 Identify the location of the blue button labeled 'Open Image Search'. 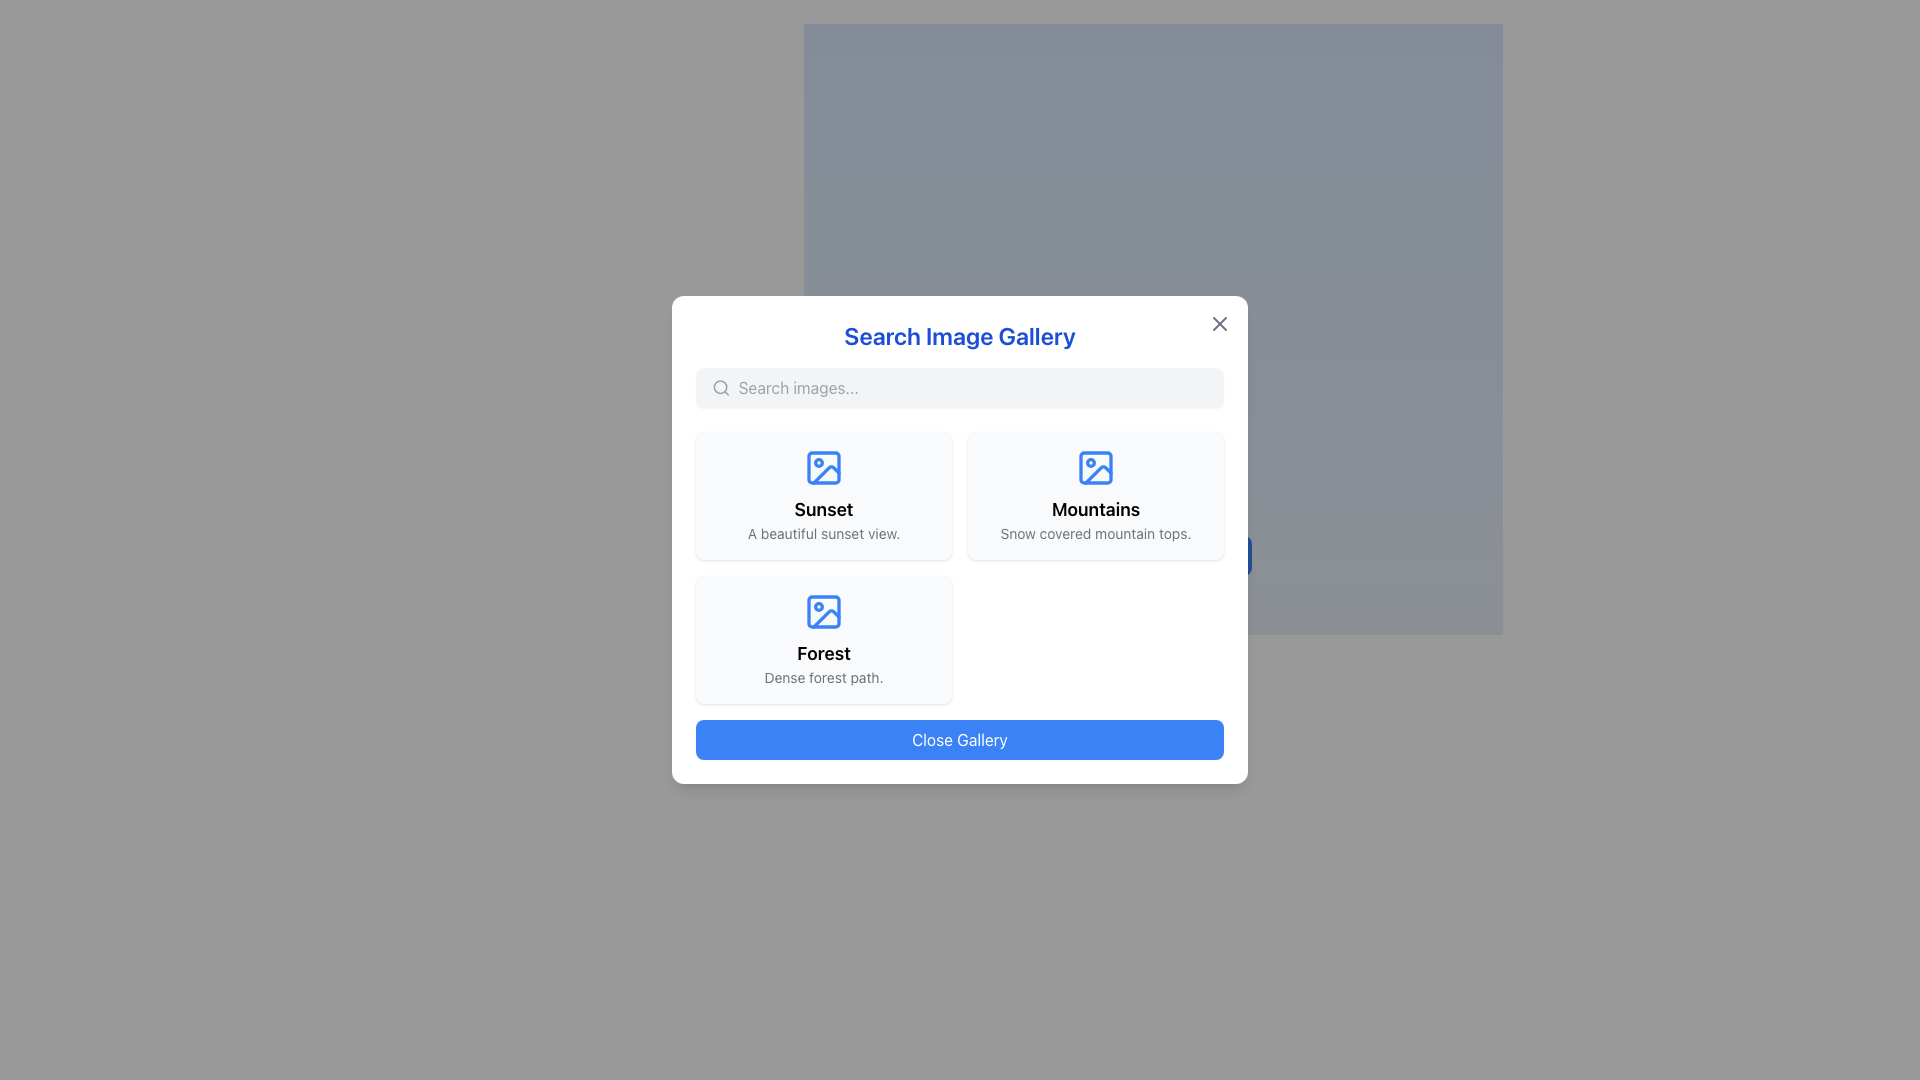
(1153, 555).